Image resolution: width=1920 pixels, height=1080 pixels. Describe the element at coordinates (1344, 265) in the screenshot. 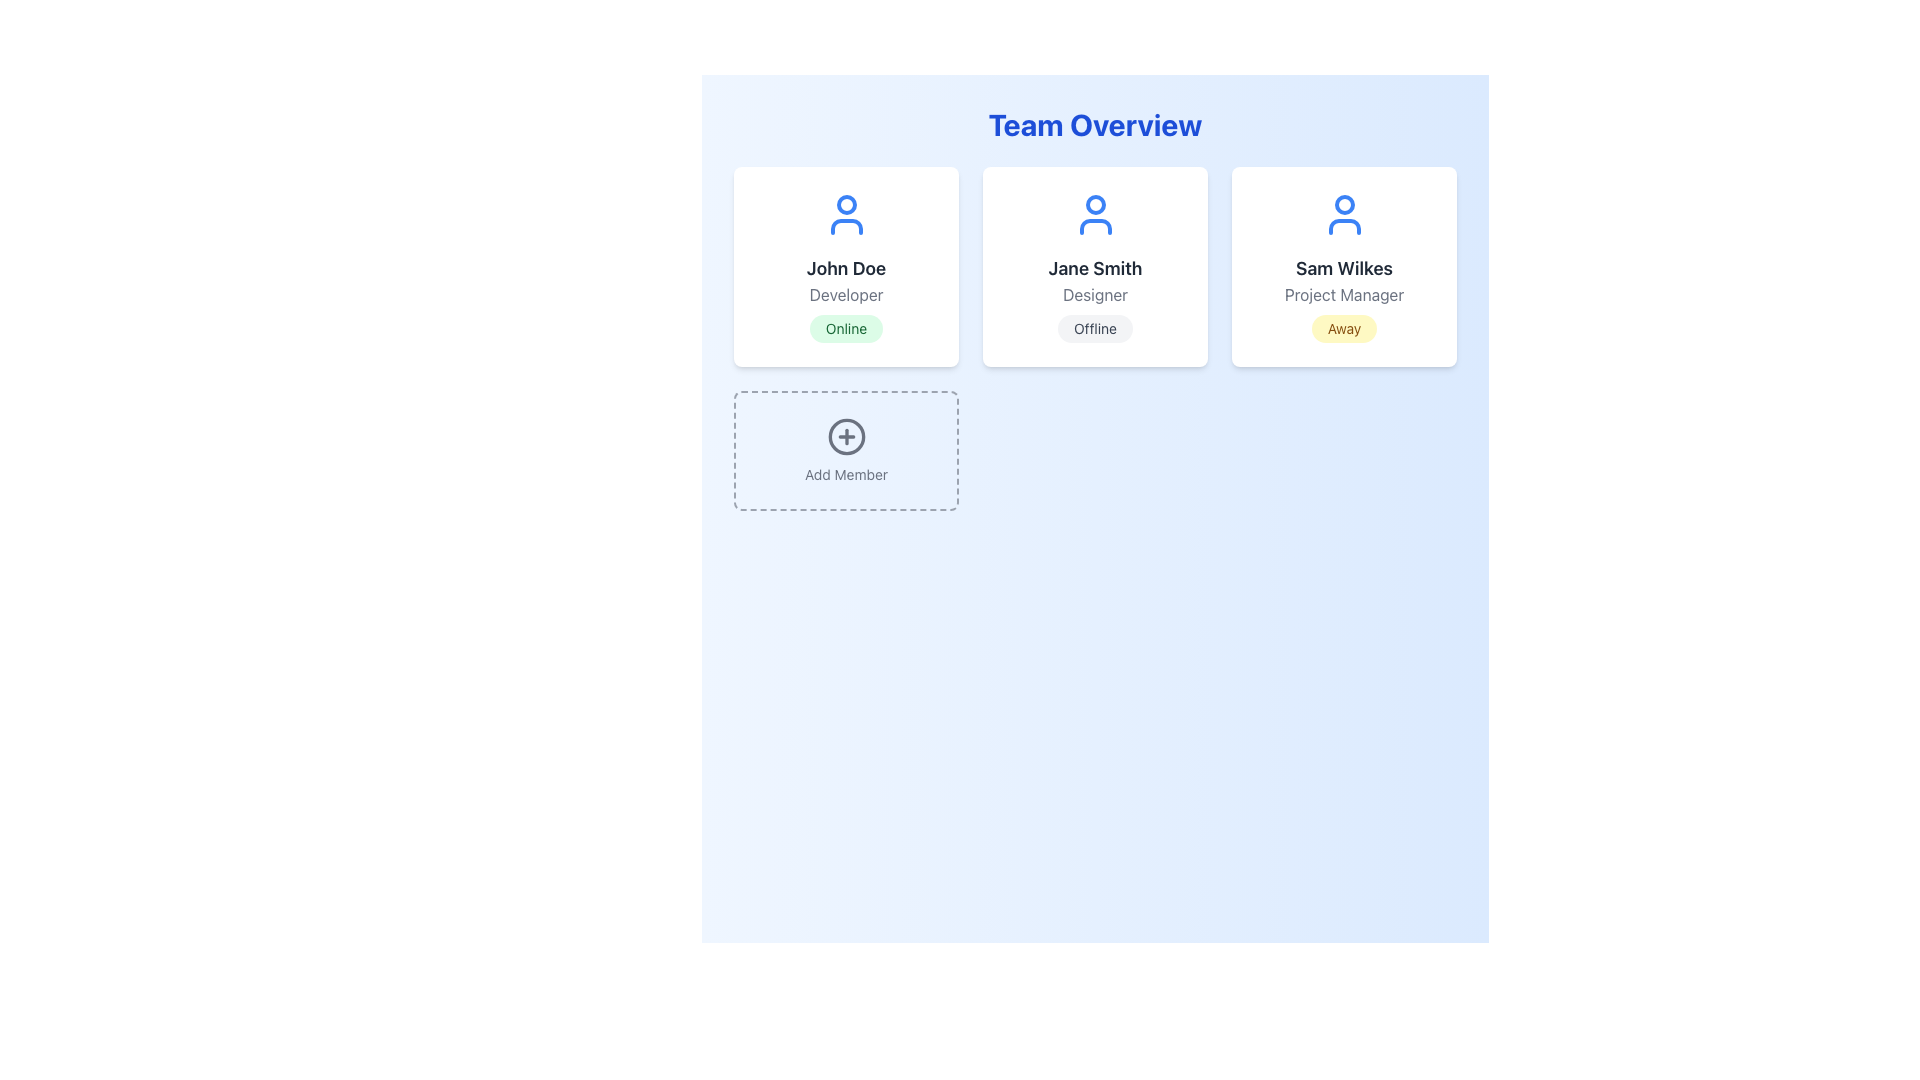

I see `the user card displaying the name 'Sam Wilkes', role 'Project Manager', and status 'Away' styled in yellow` at that location.